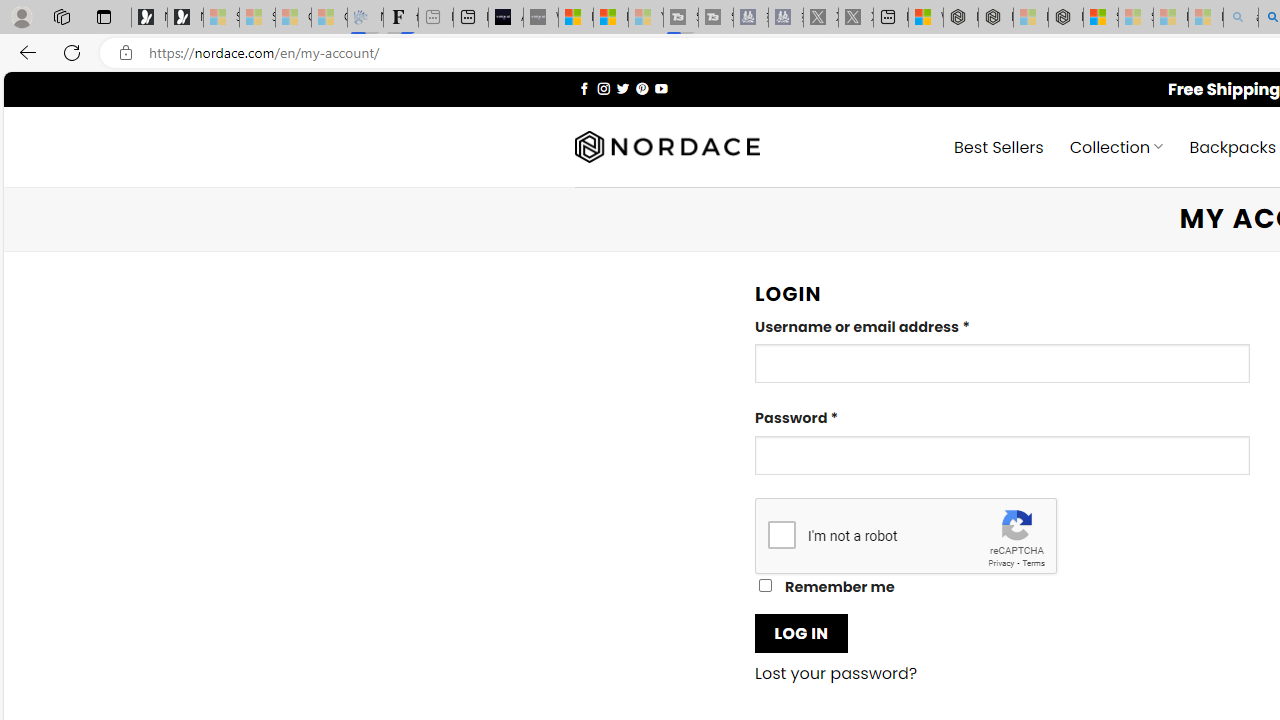 The height and width of the screenshot is (720, 1280). I want to click on 'What', so click(540, 17).